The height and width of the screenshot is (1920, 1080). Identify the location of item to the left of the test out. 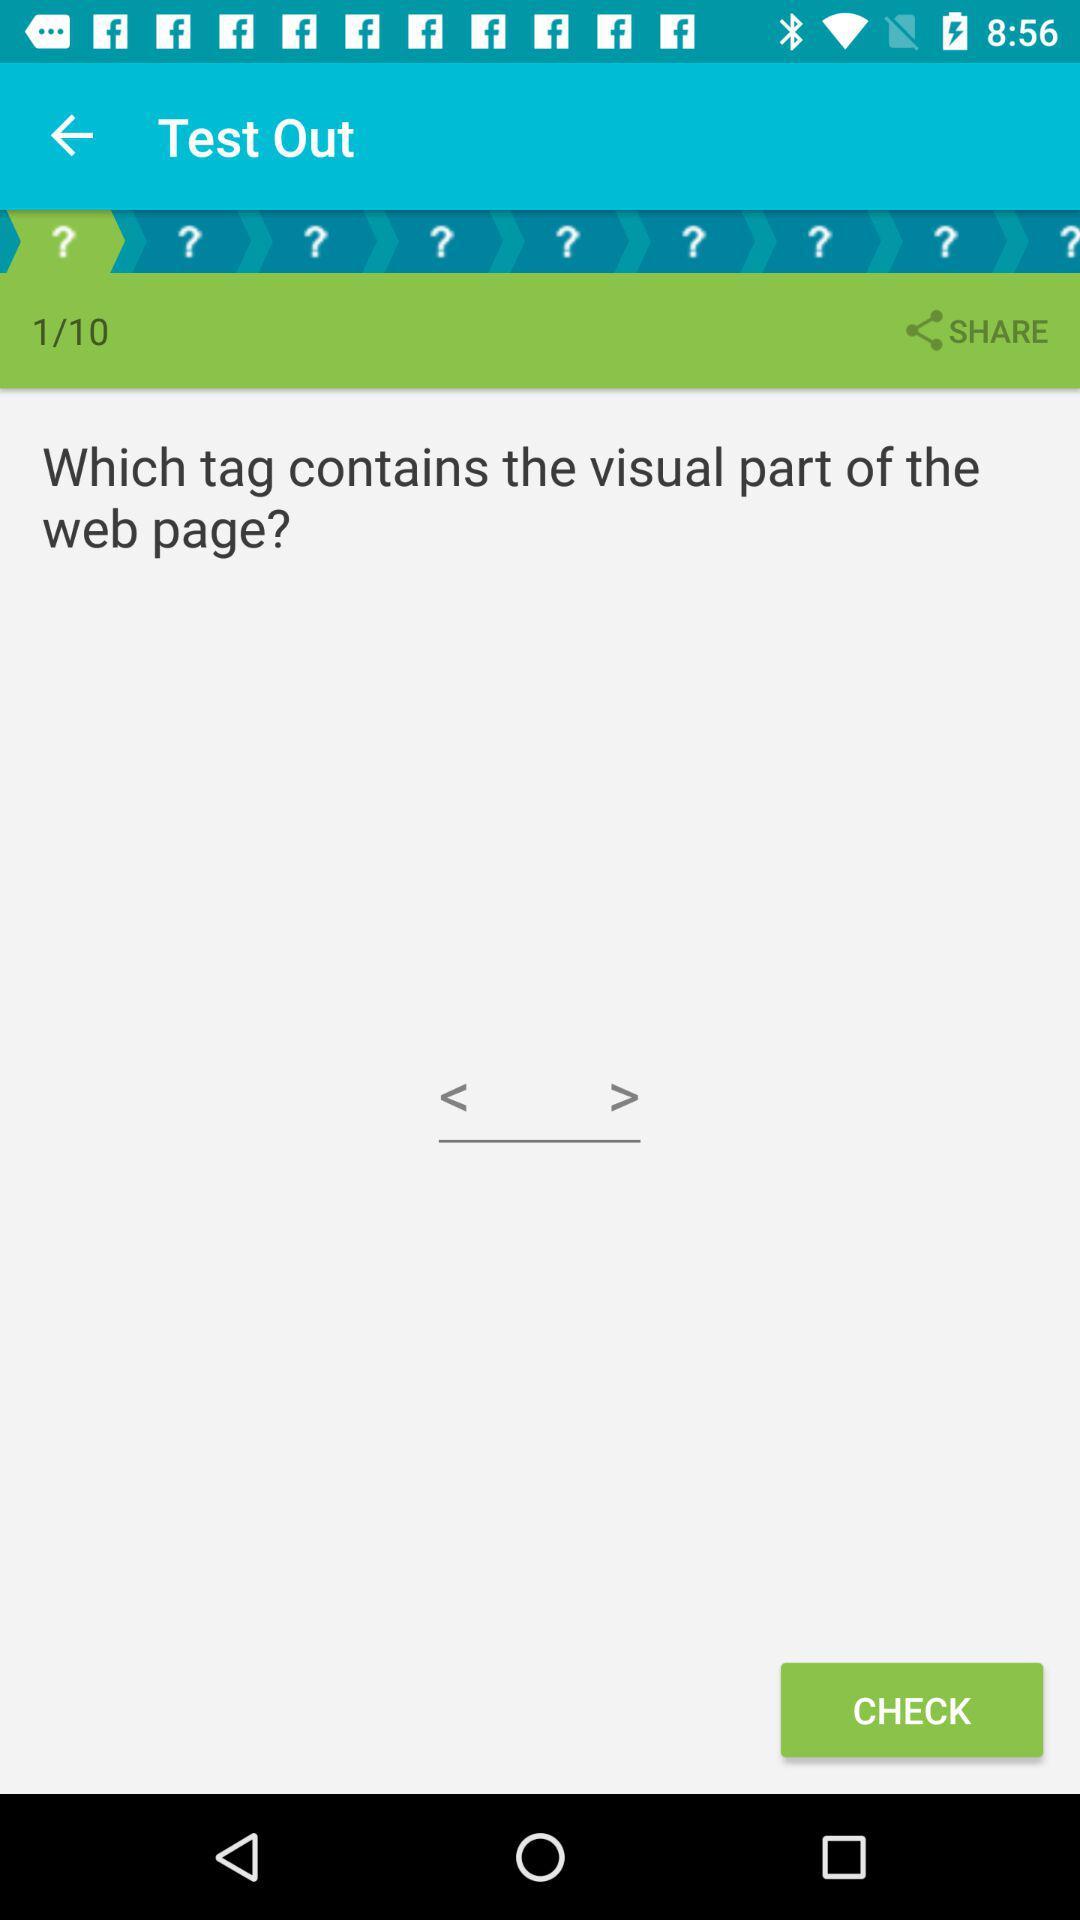
(72, 135).